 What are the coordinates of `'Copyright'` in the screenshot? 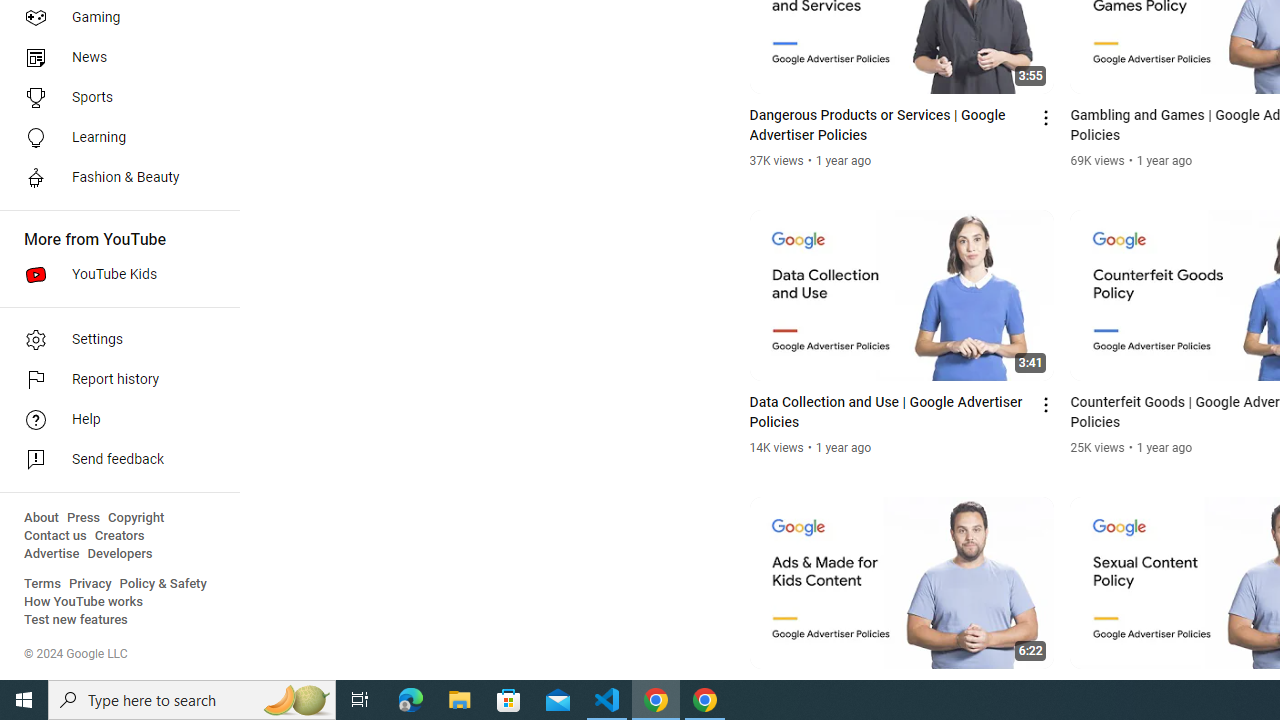 It's located at (135, 517).